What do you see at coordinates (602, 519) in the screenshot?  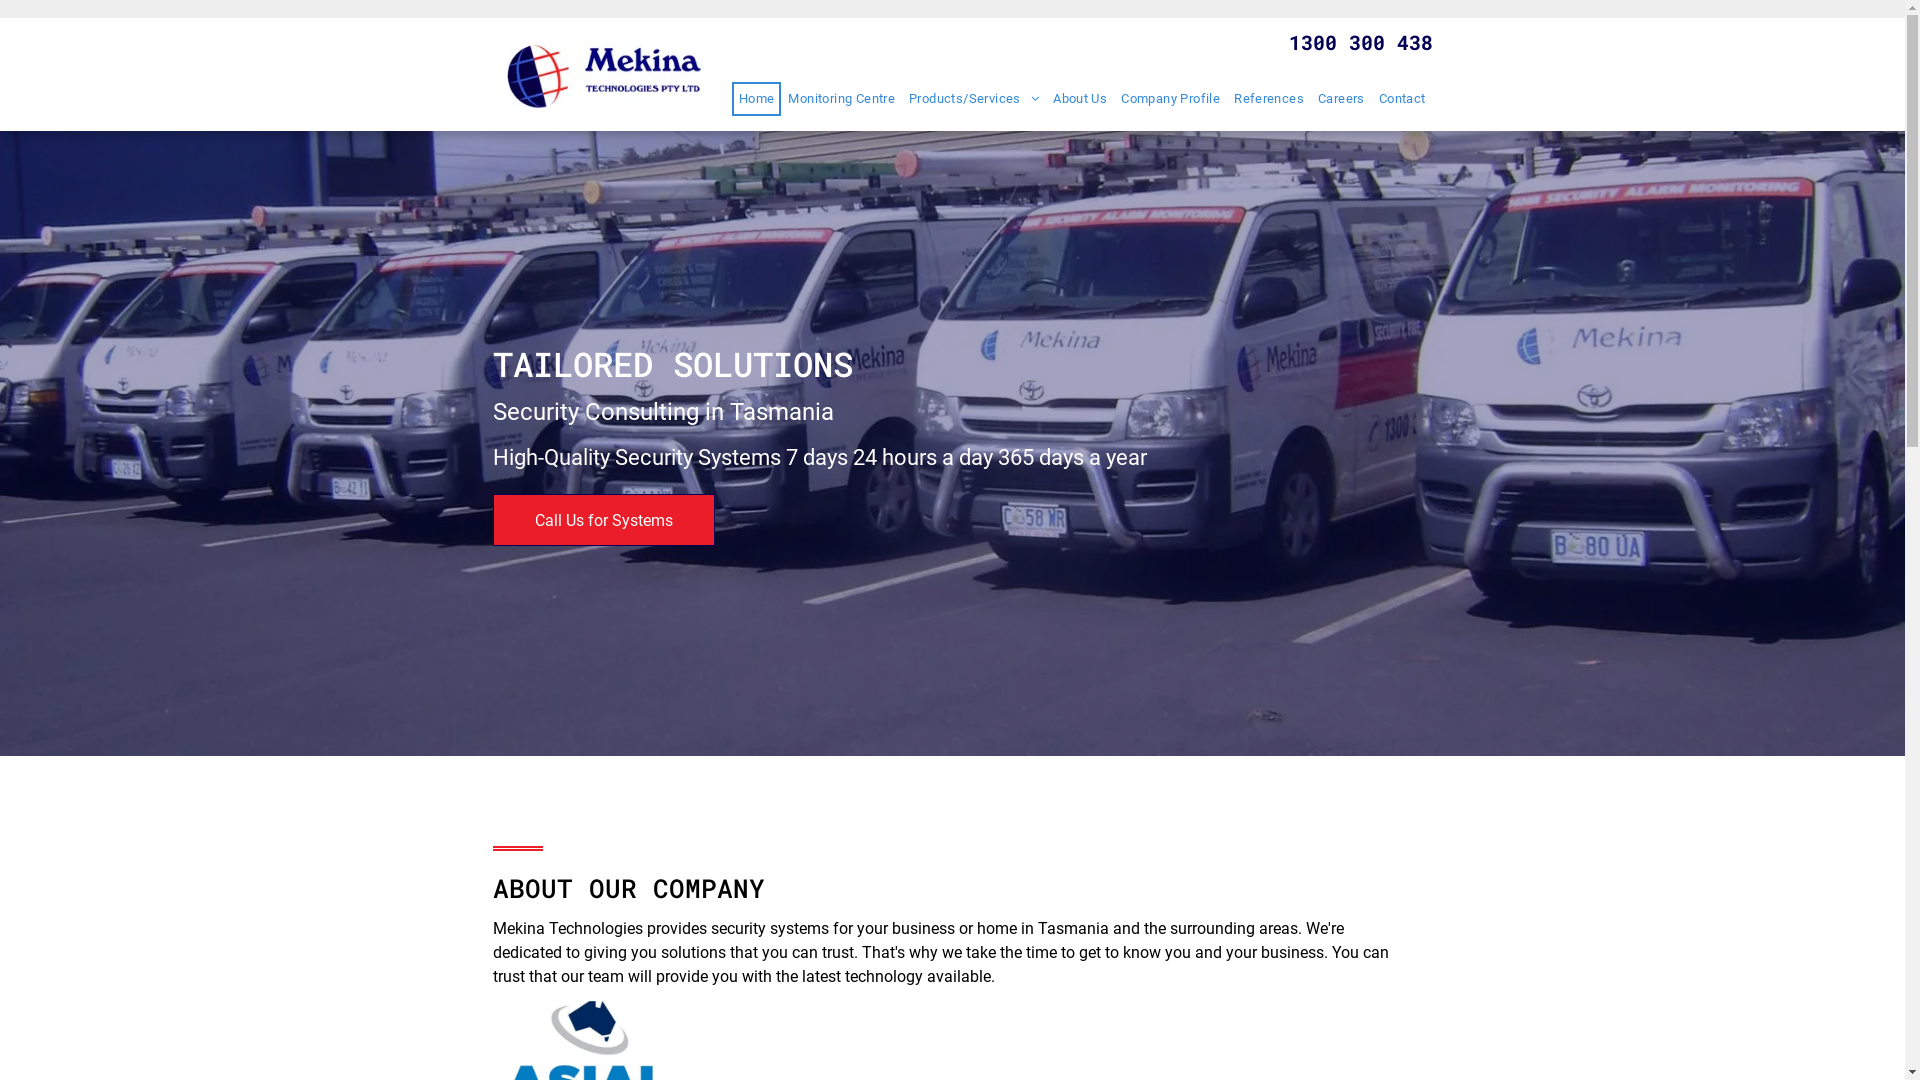 I see `'Call Us for Systems'` at bounding box center [602, 519].